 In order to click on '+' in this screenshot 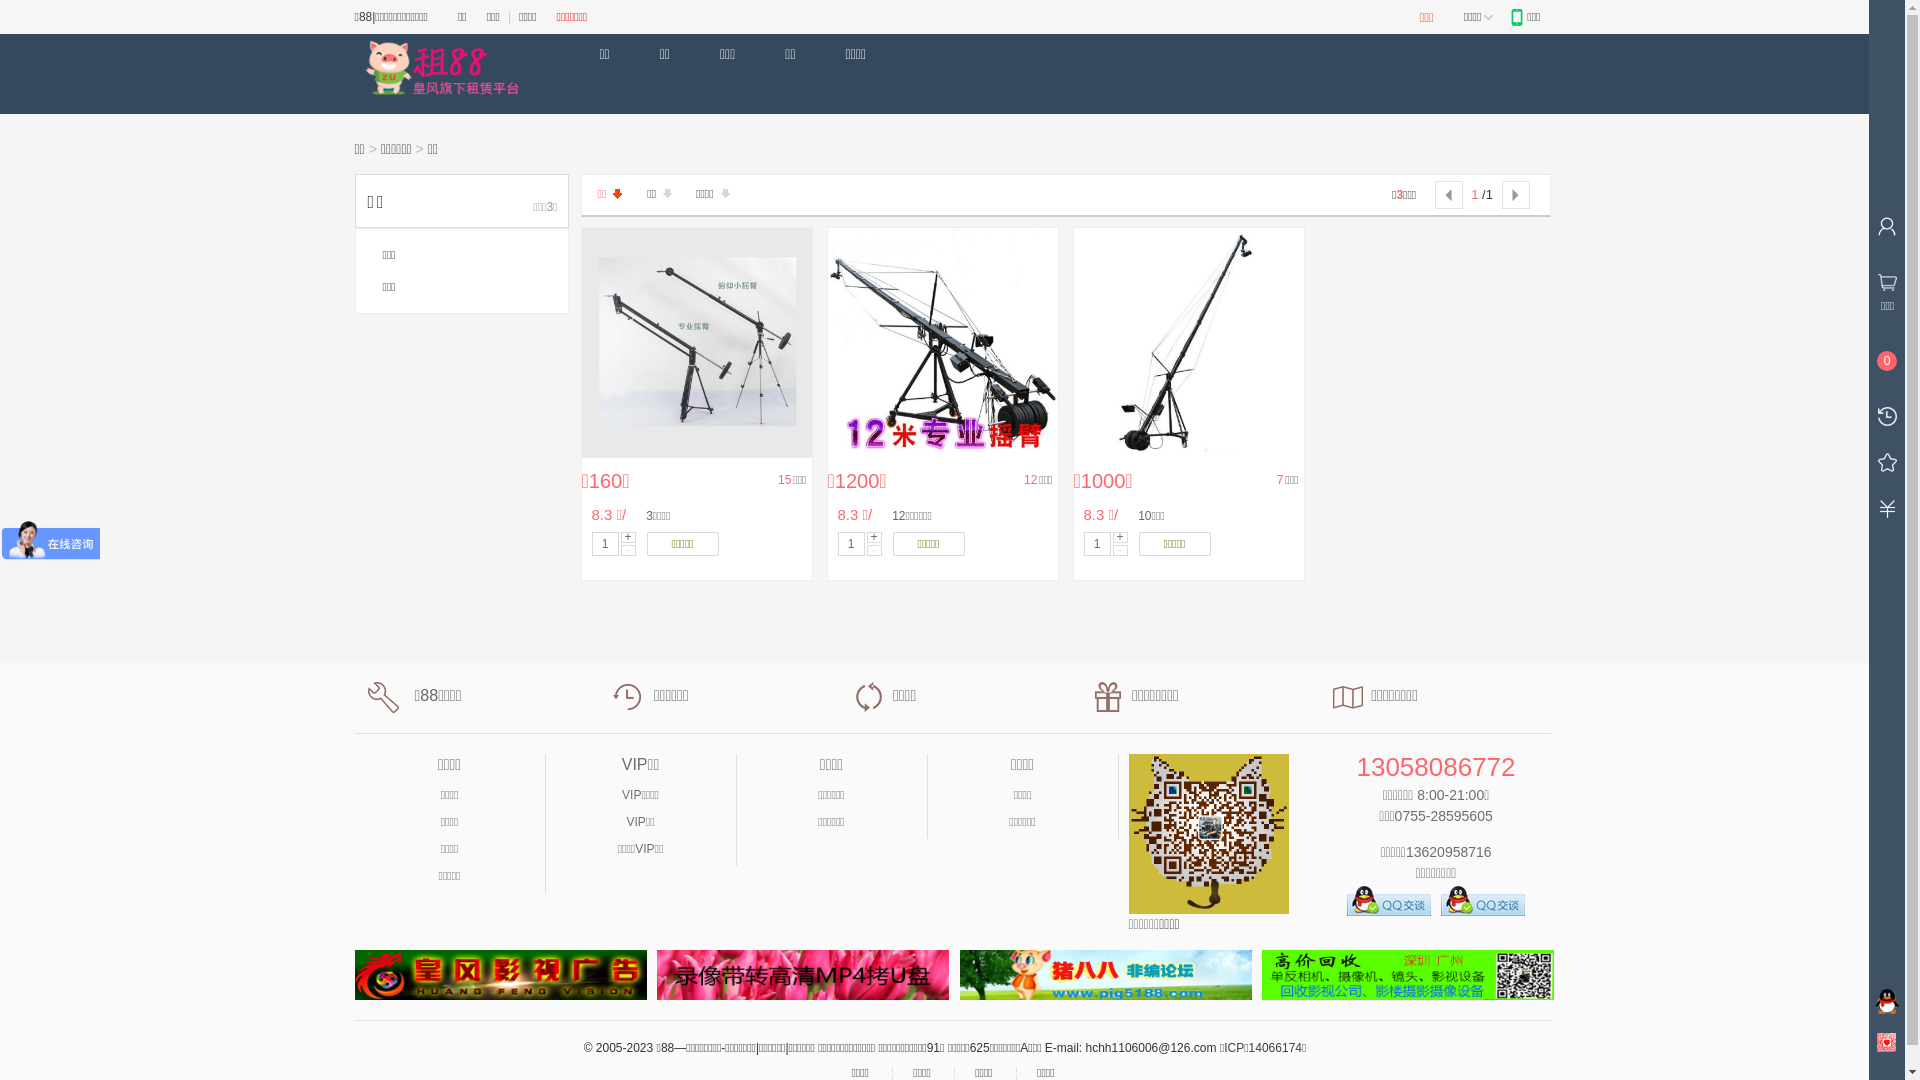, I will do `click(873, 536)`.